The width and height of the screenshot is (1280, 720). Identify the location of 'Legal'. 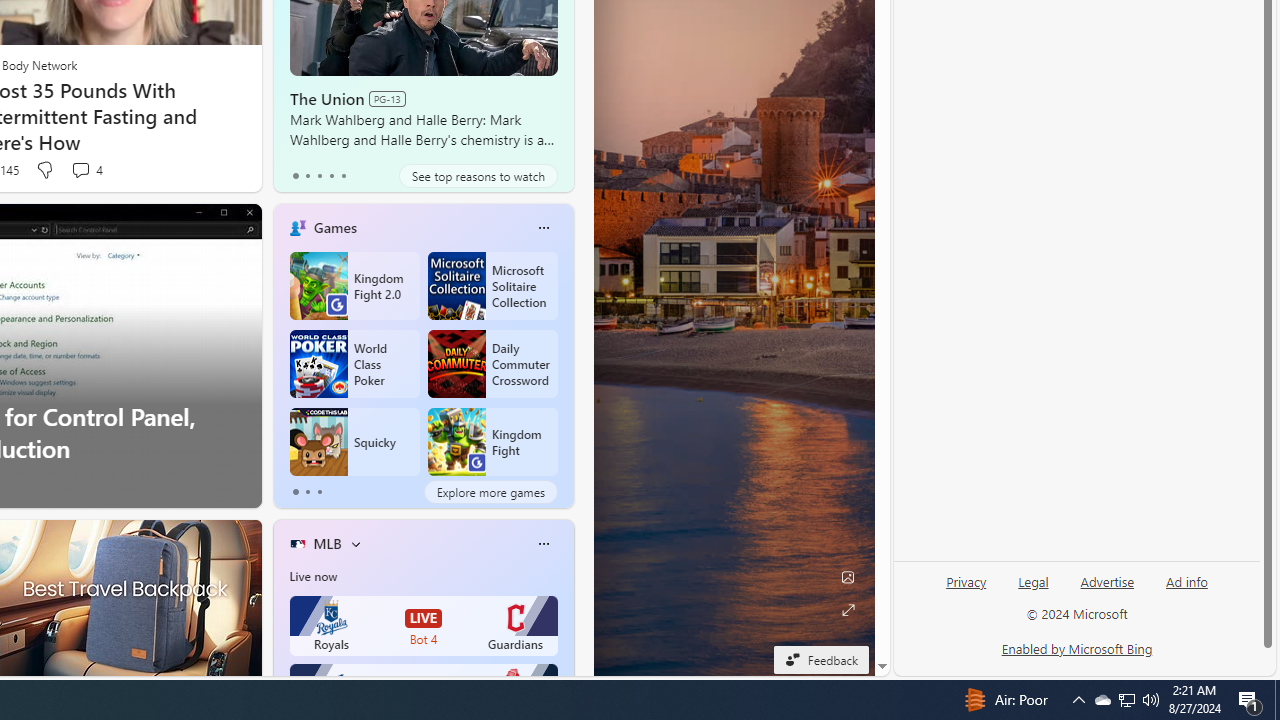
(1033, 582).